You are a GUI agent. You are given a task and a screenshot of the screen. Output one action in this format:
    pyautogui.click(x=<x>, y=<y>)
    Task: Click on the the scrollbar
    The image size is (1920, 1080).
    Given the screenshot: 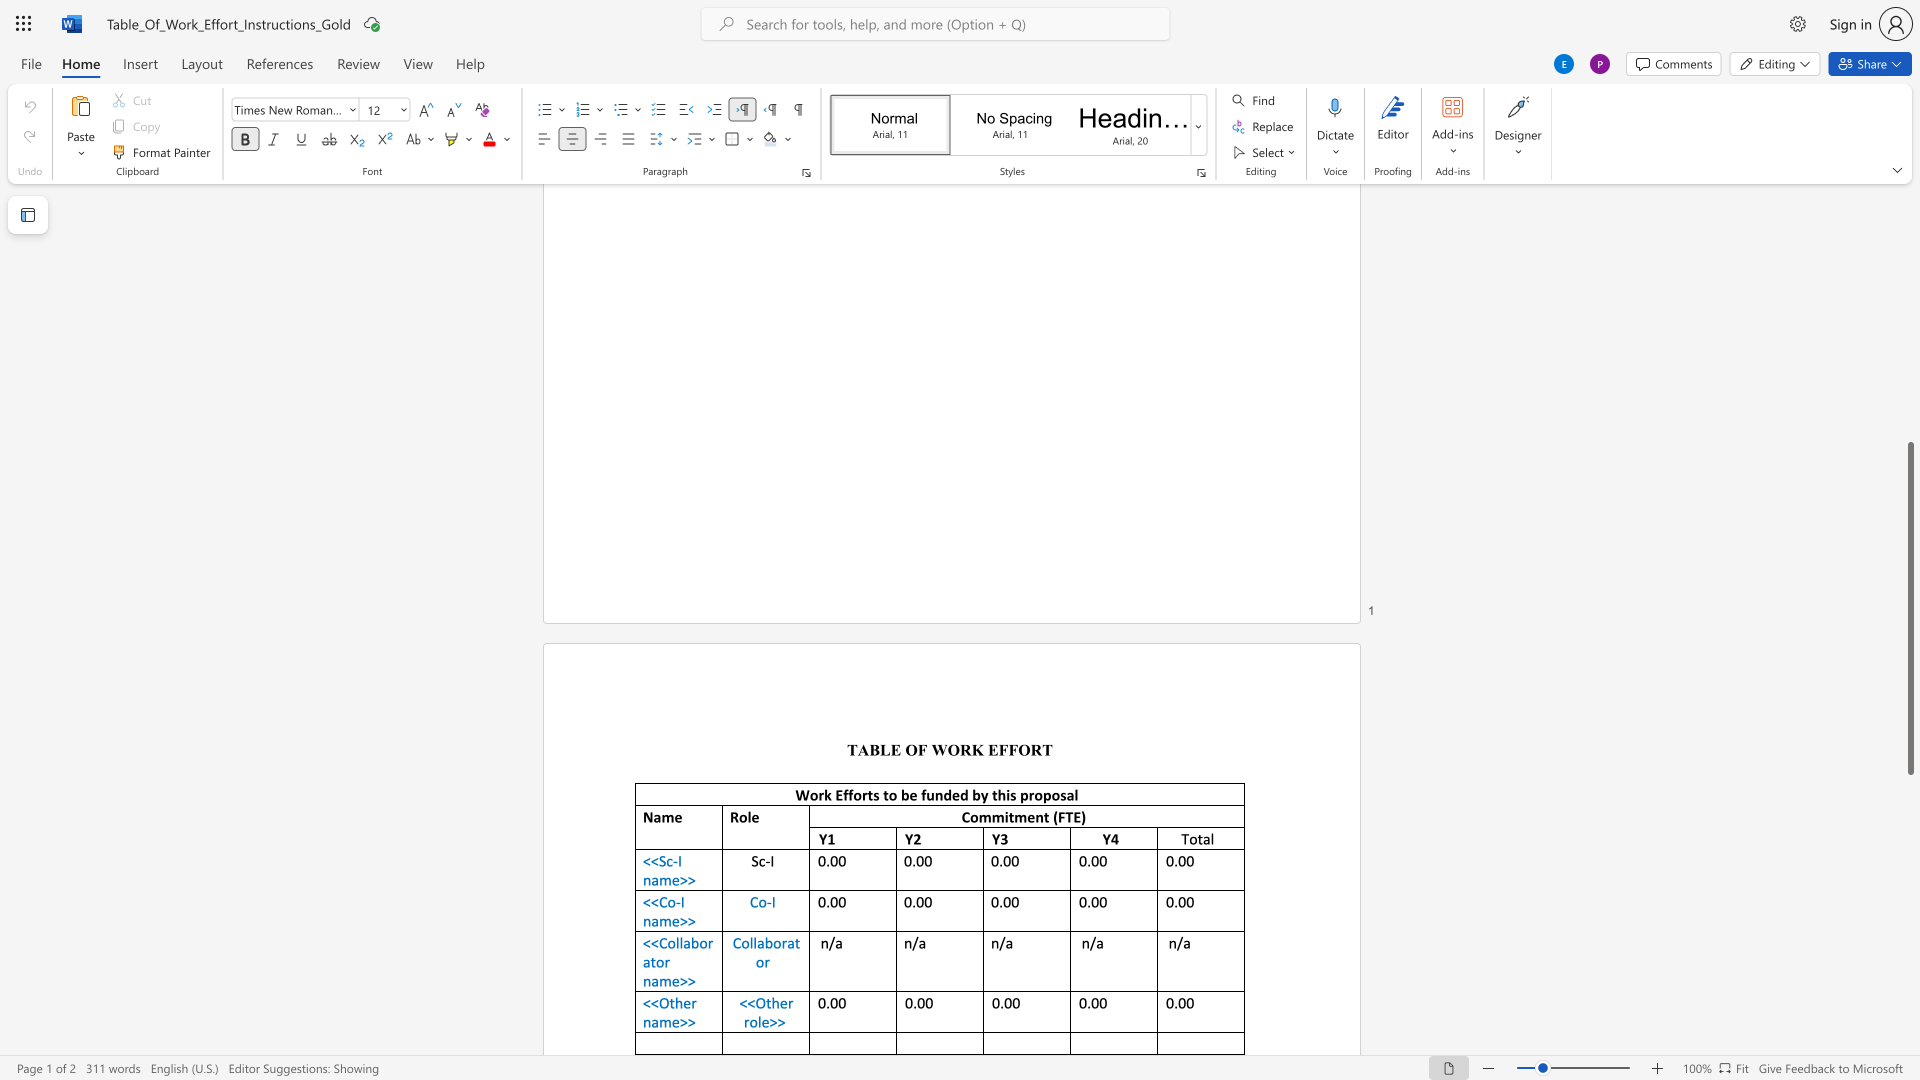 What is the action you would take?
    pyautogui.click(x=1909, y=229)
    